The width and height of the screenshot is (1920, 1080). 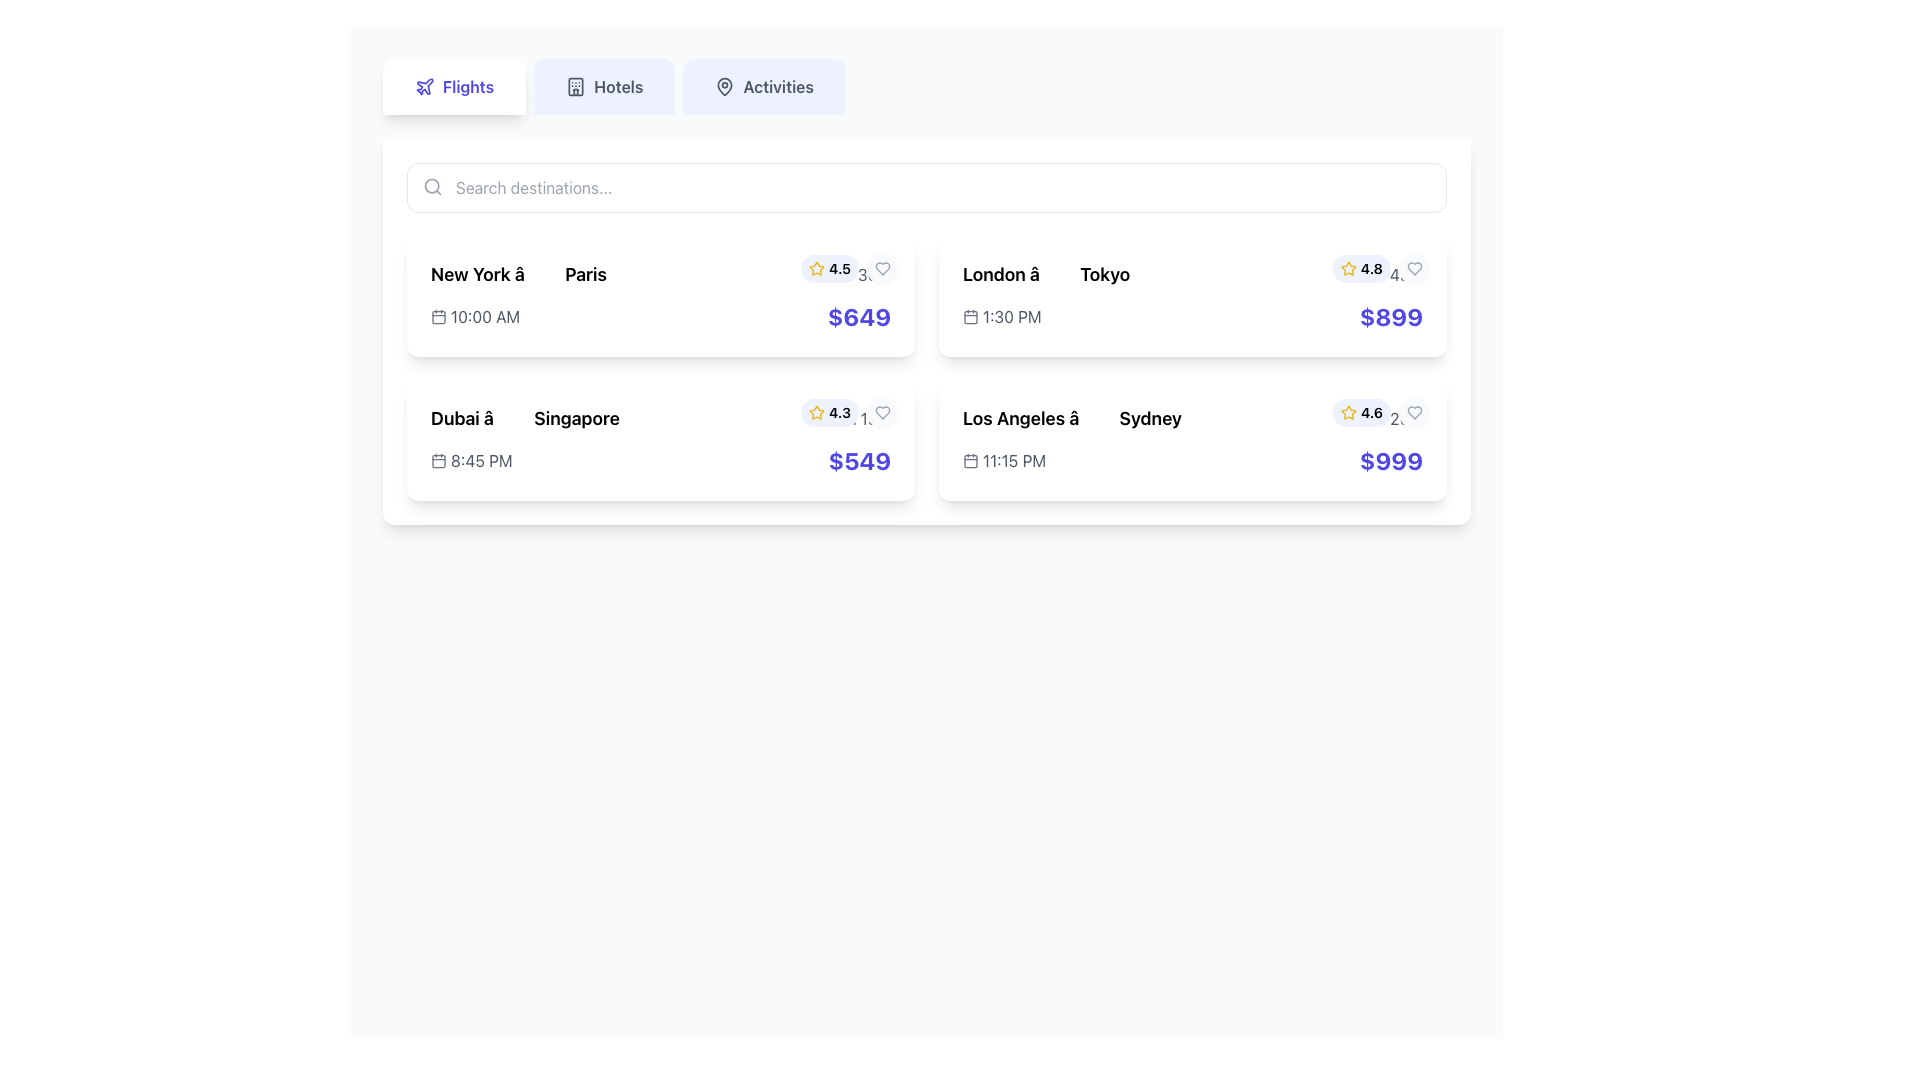 I want to click on the airplane icon located in the 'Flights' navigation tab at the top-left corner of the interface, so click(x=424, y=85).